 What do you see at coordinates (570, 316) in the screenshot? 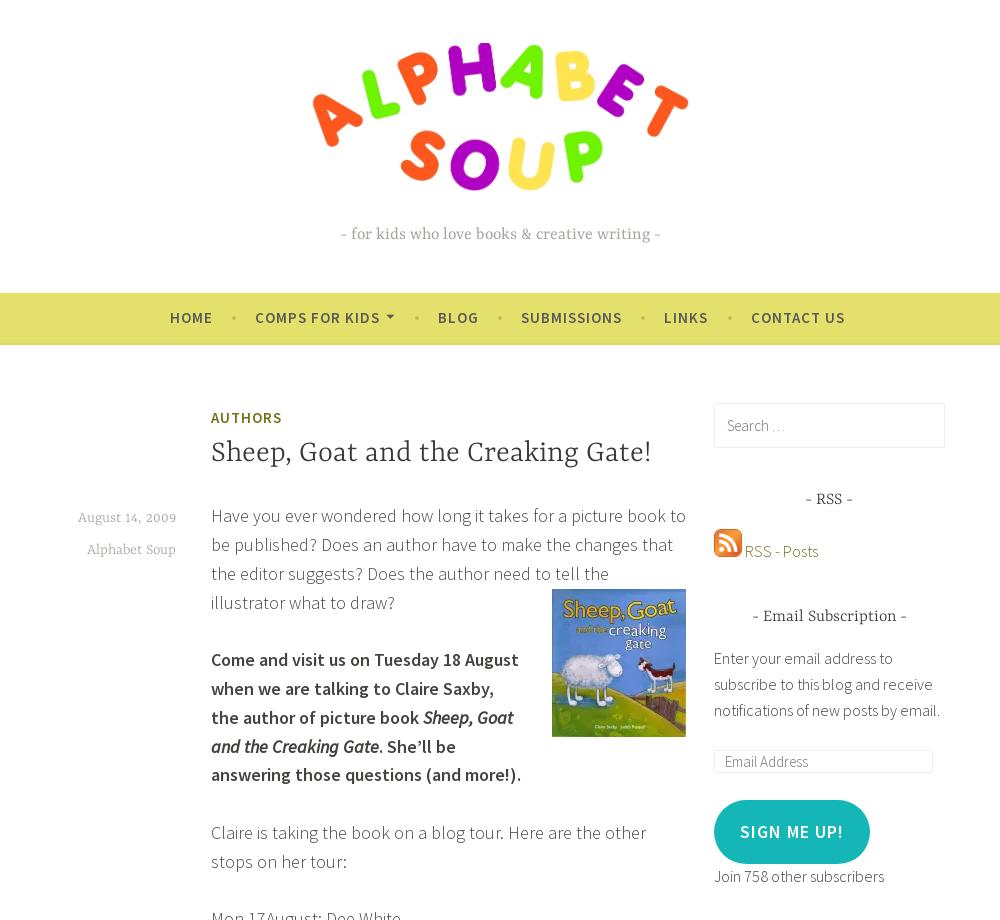
I see `'Submissions'` at bounding box center [570, 316].